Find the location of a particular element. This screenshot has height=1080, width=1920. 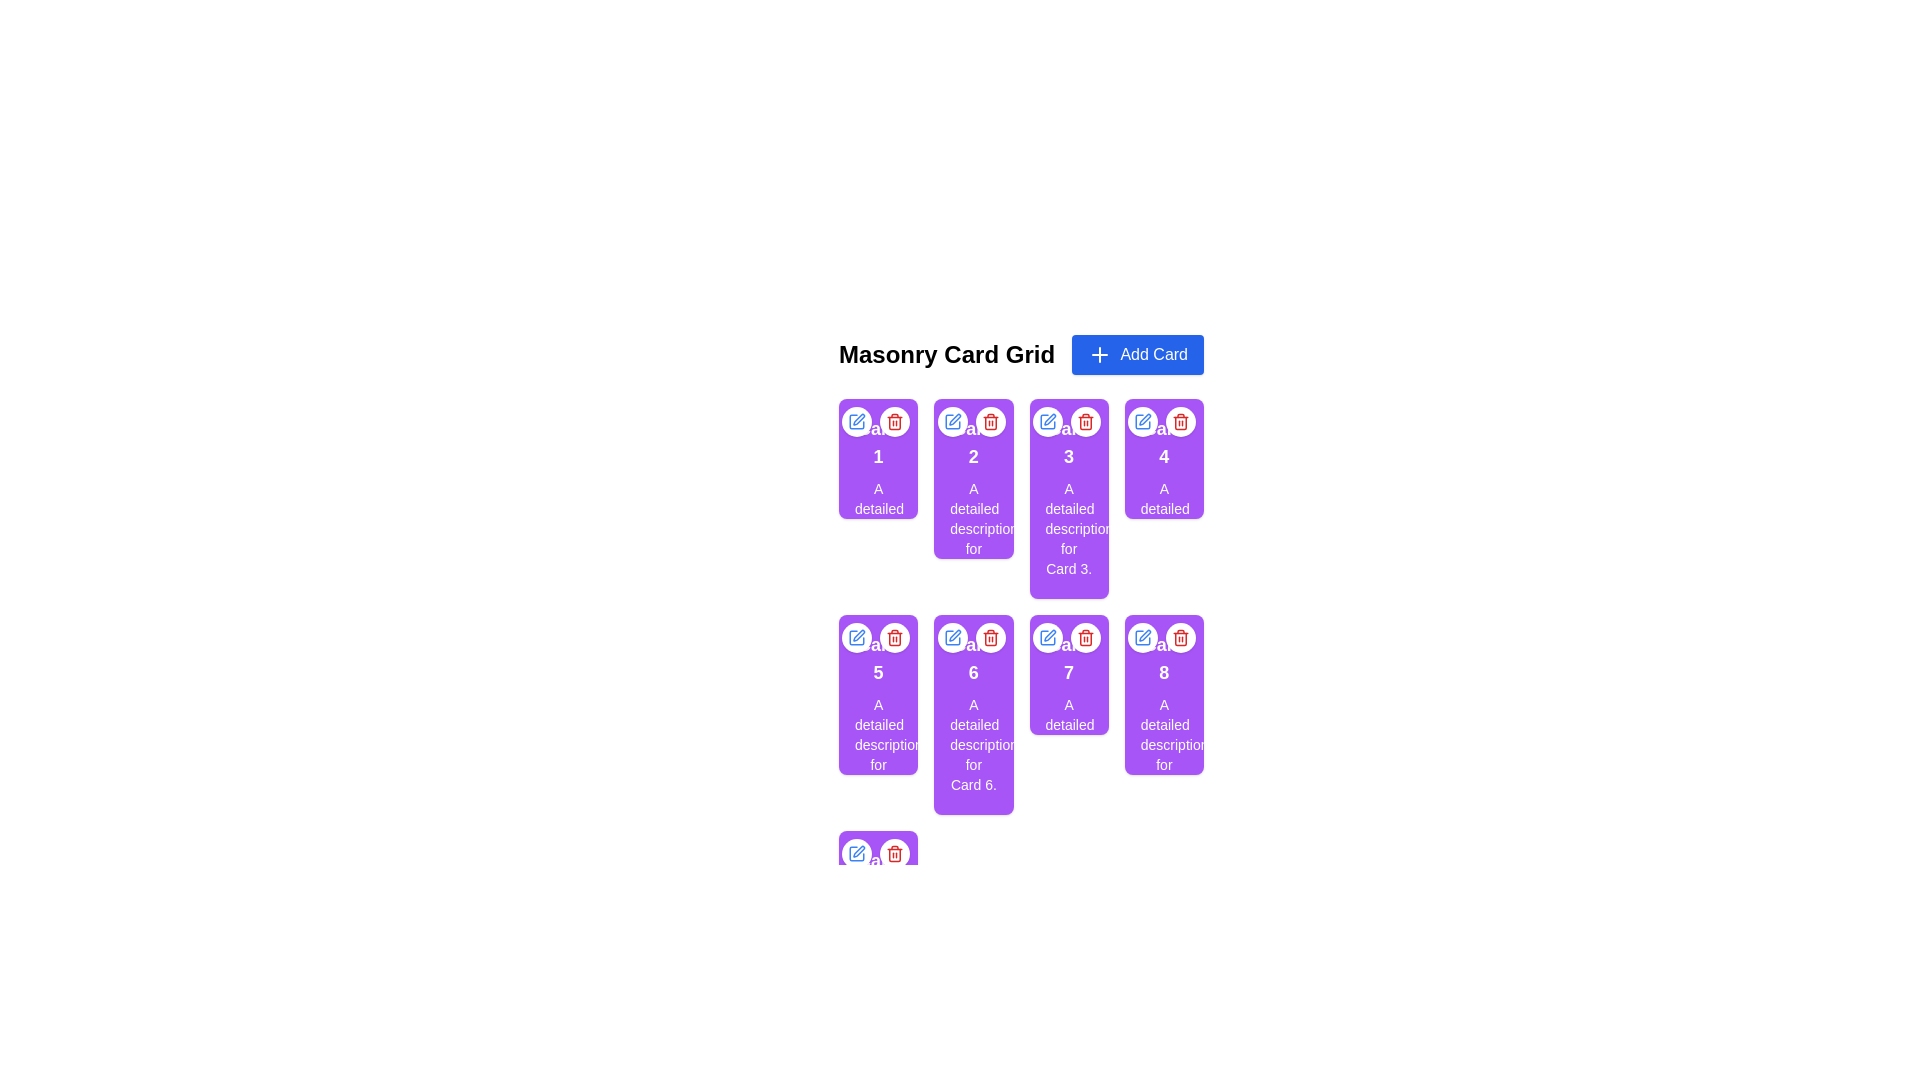

the trash icon located in the second card of the top row in the 'Masonry Card Grid' to initiate delete action is located at coordinates (894, 420).